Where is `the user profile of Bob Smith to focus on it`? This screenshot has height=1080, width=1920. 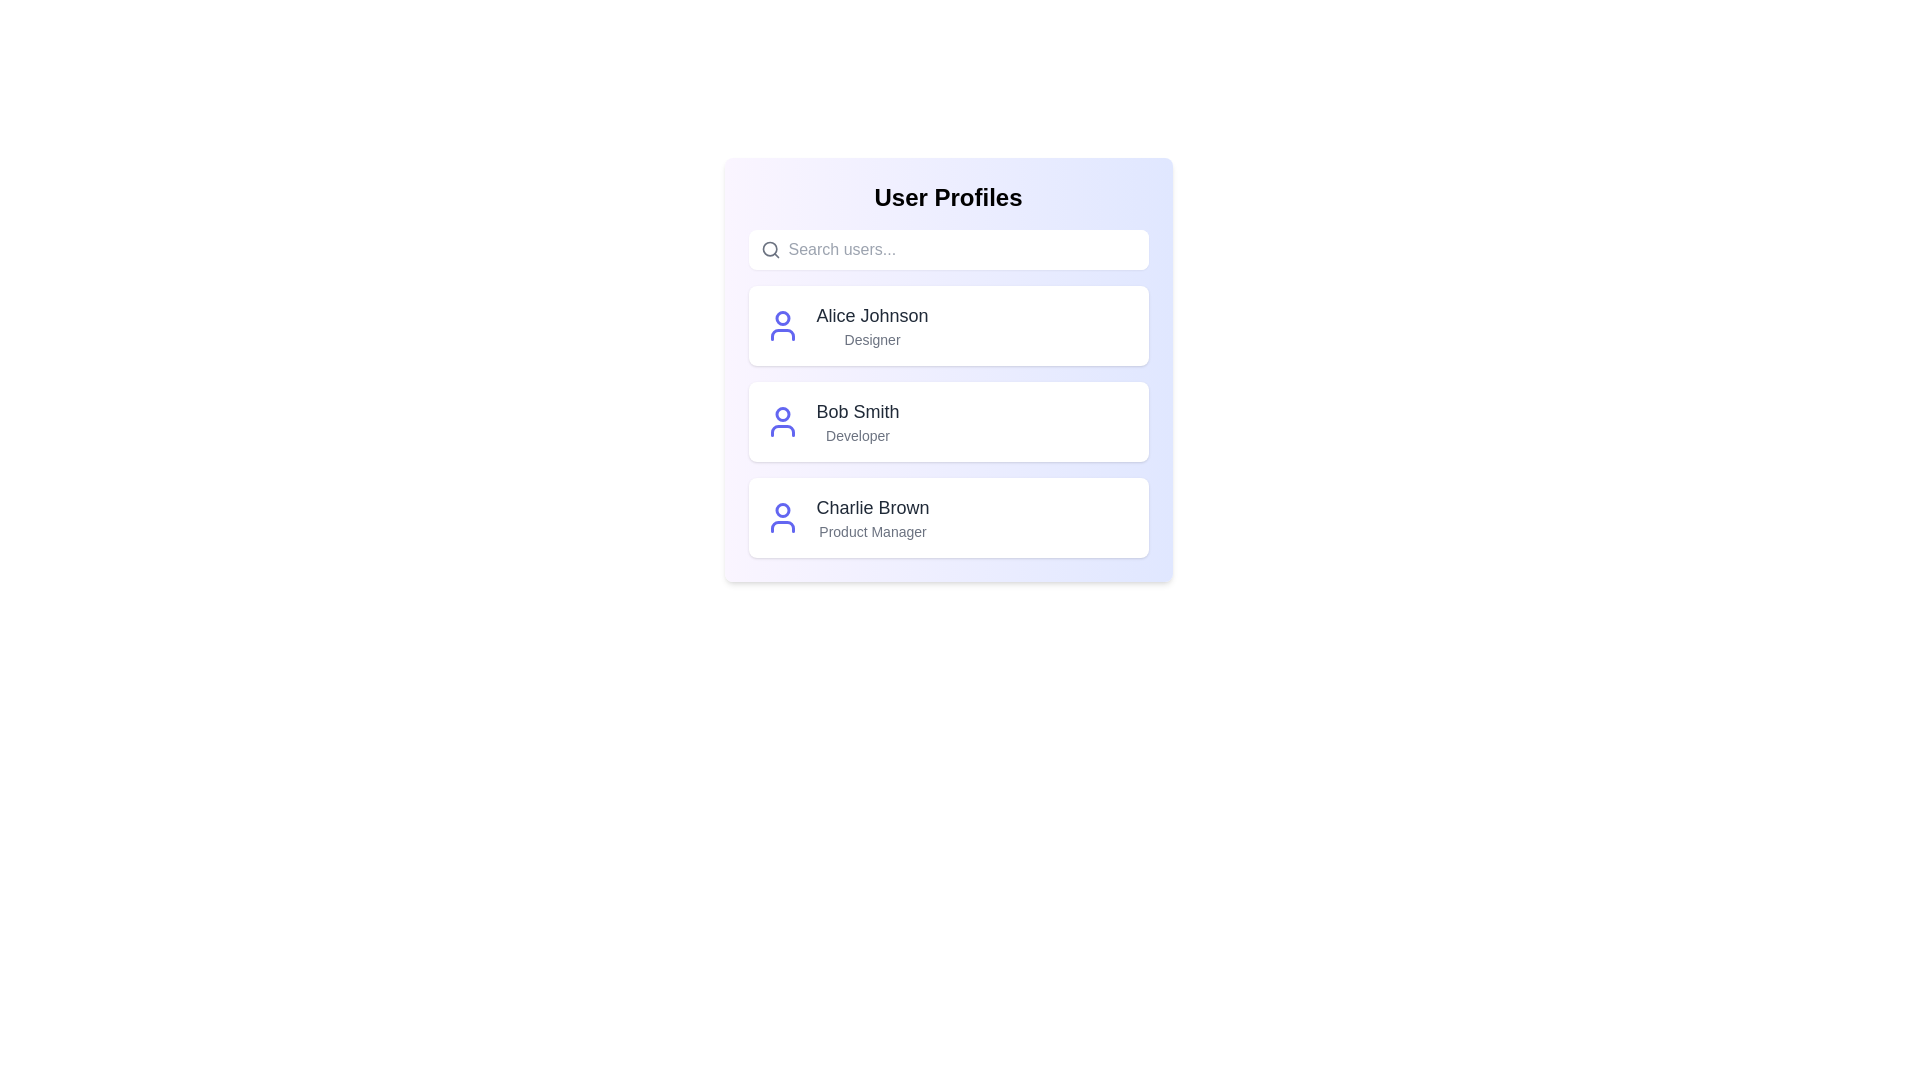
the user profile of Bob Smith to focus on it is located at coordinates (947, 420).